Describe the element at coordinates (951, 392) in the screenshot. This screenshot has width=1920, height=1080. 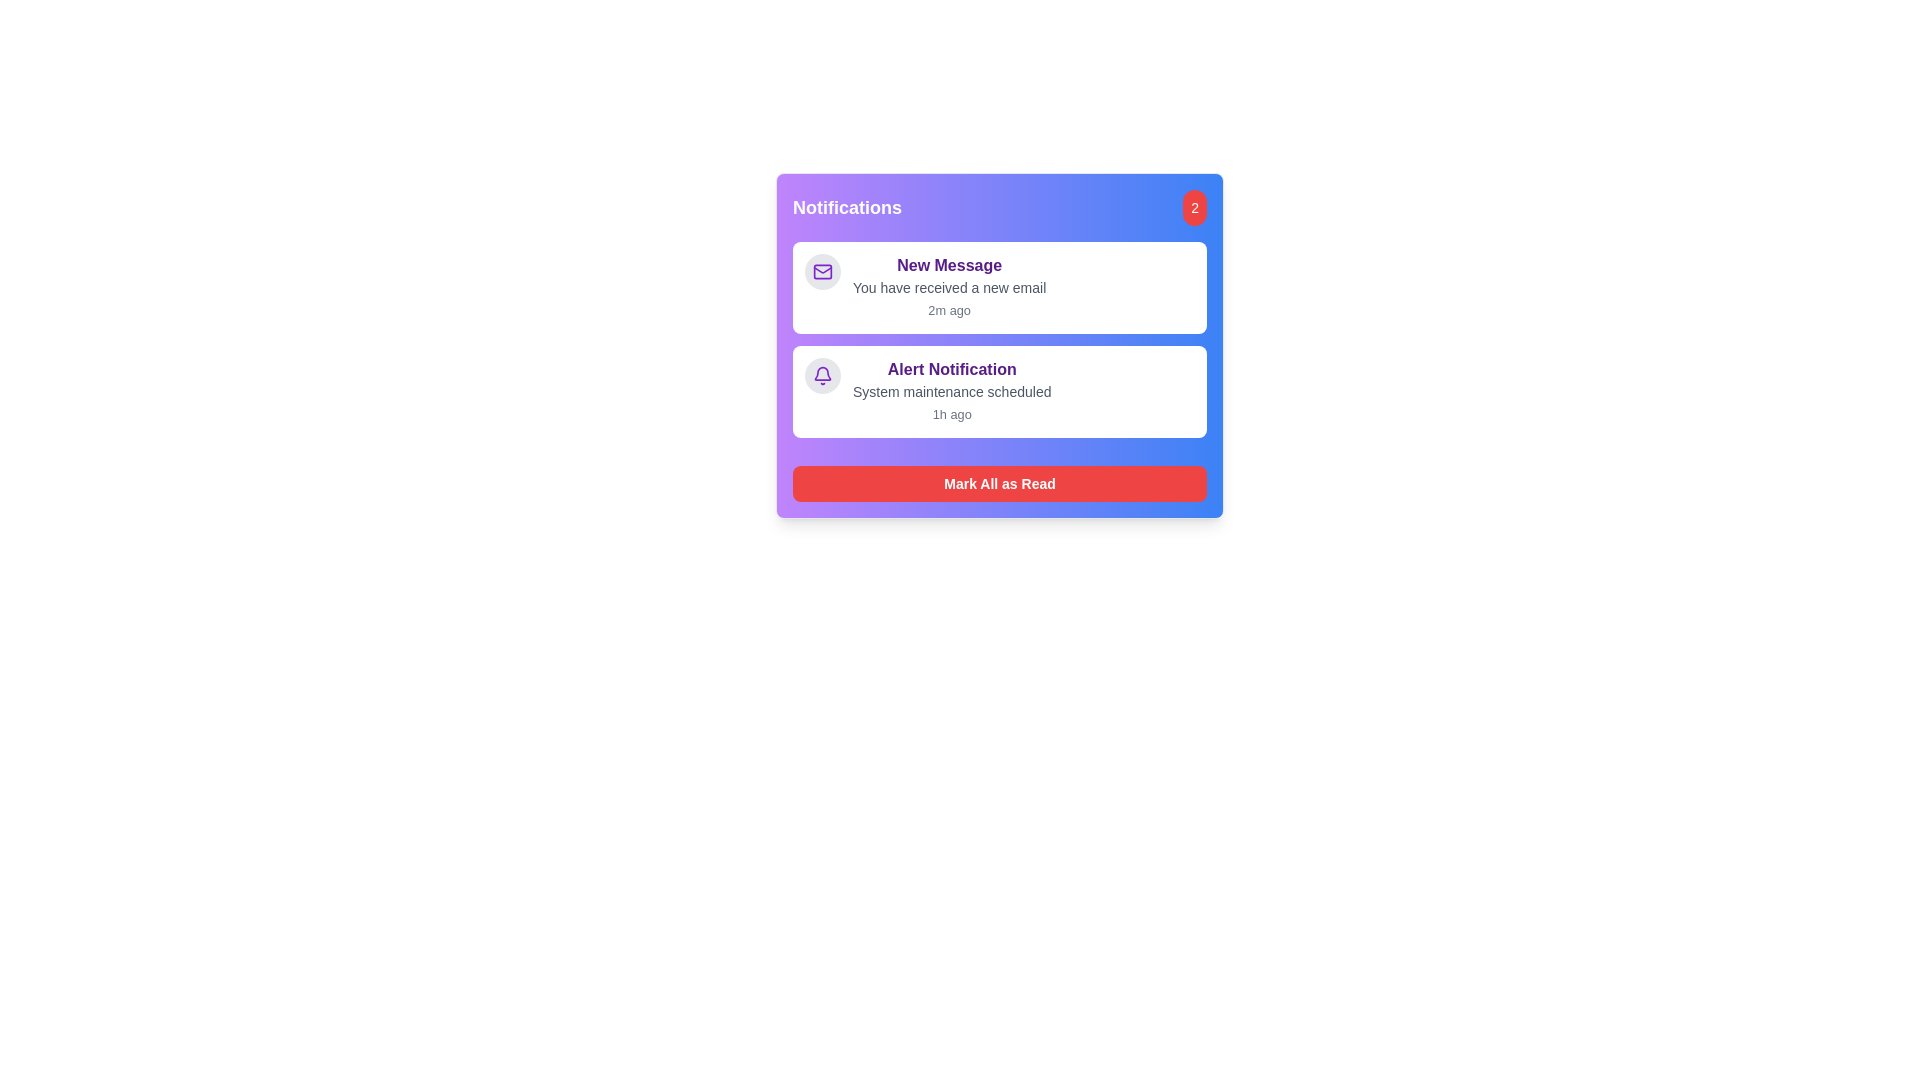
I see `the Notification block containing the text 'Alert Notification'` at that location.